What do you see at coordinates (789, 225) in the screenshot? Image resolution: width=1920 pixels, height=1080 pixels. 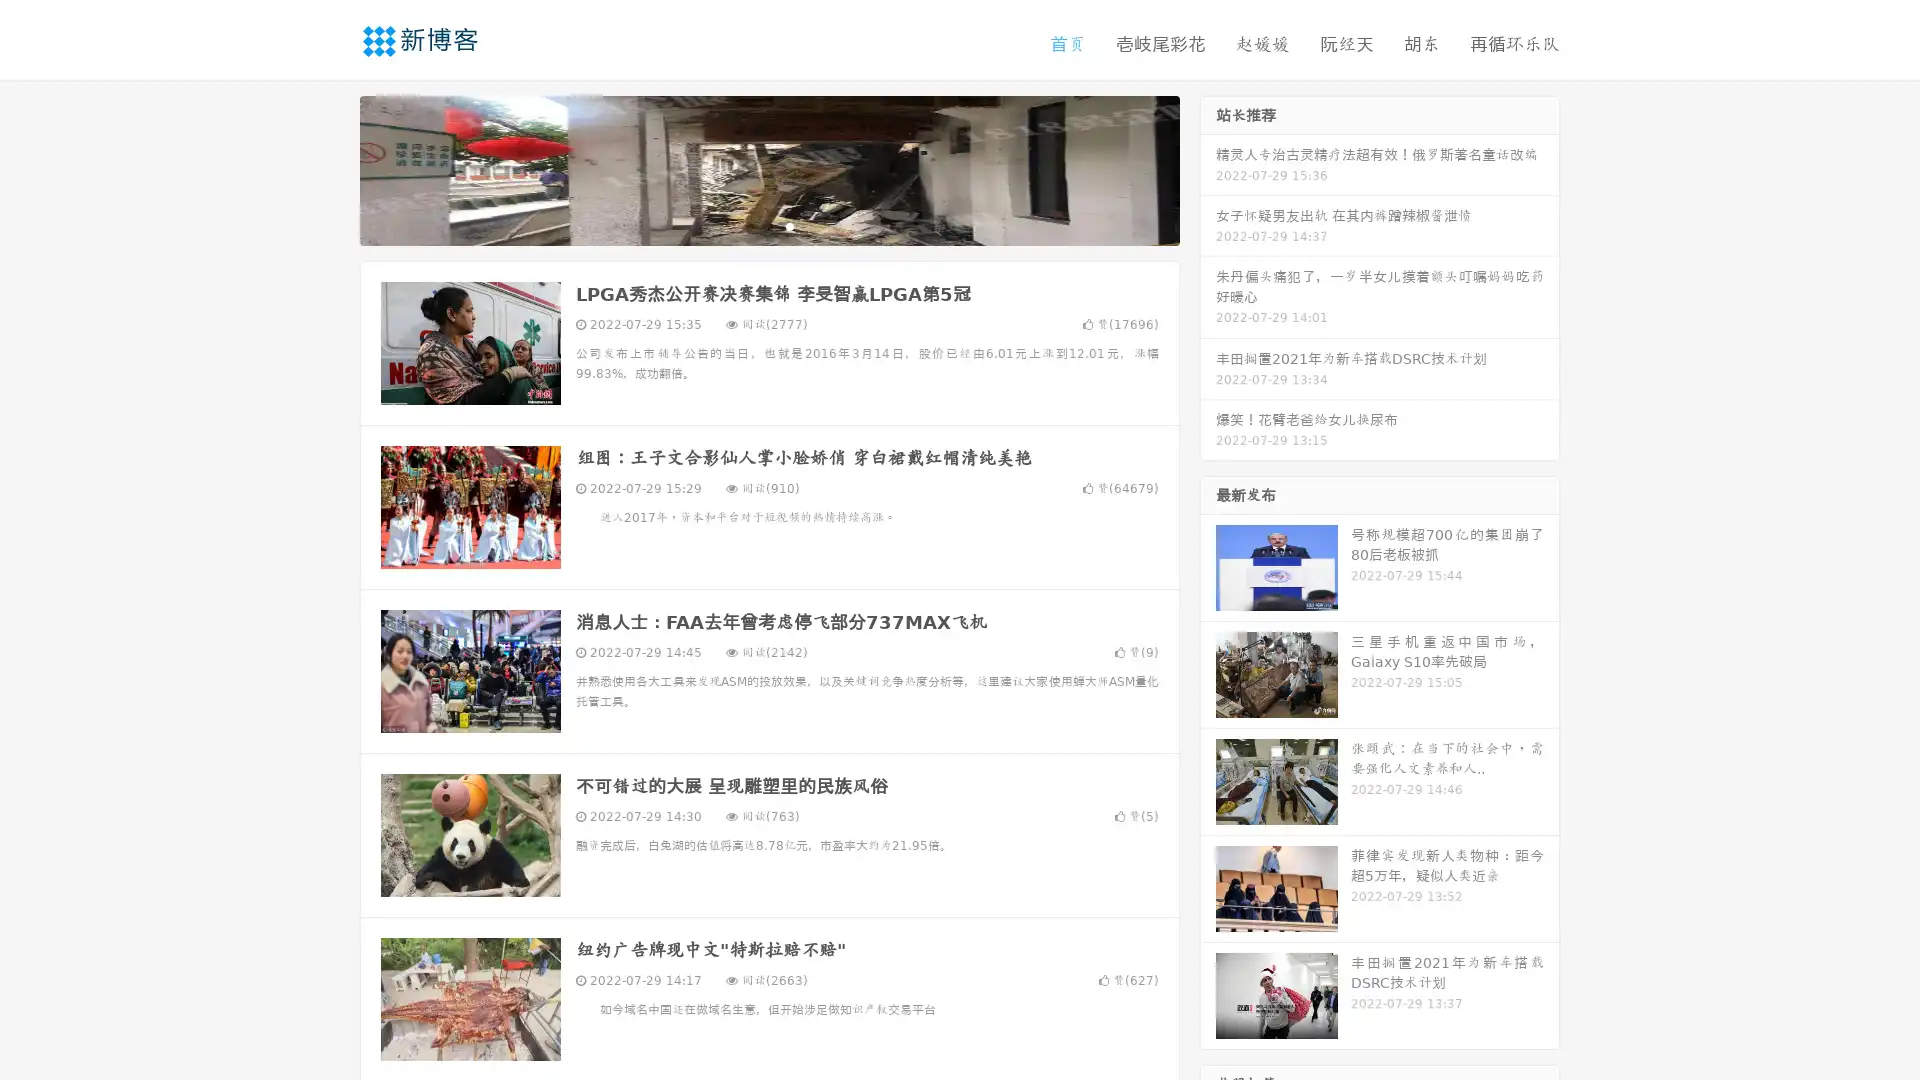 I see `Go to slide 3` at bounding box center [789, 225].